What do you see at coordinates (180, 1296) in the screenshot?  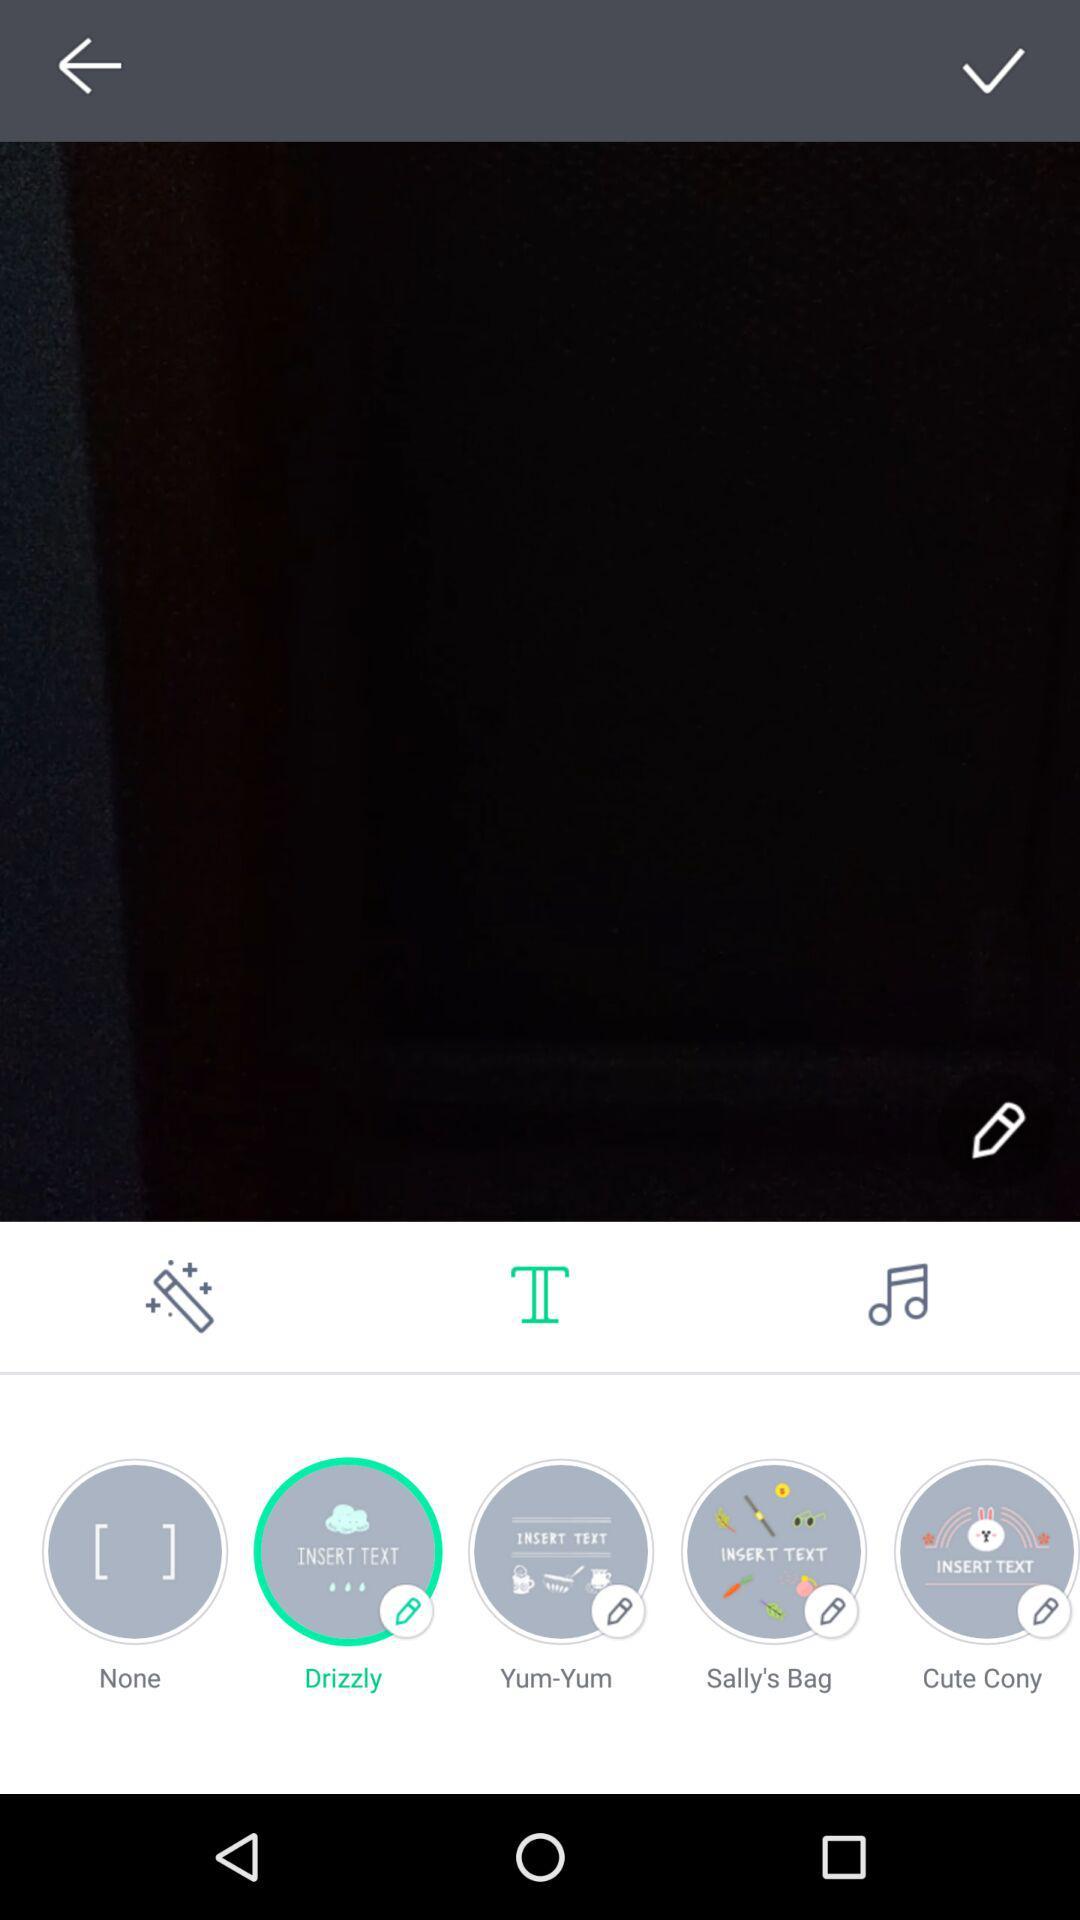 I see `rubber option` at bounding box center [180, 1296].